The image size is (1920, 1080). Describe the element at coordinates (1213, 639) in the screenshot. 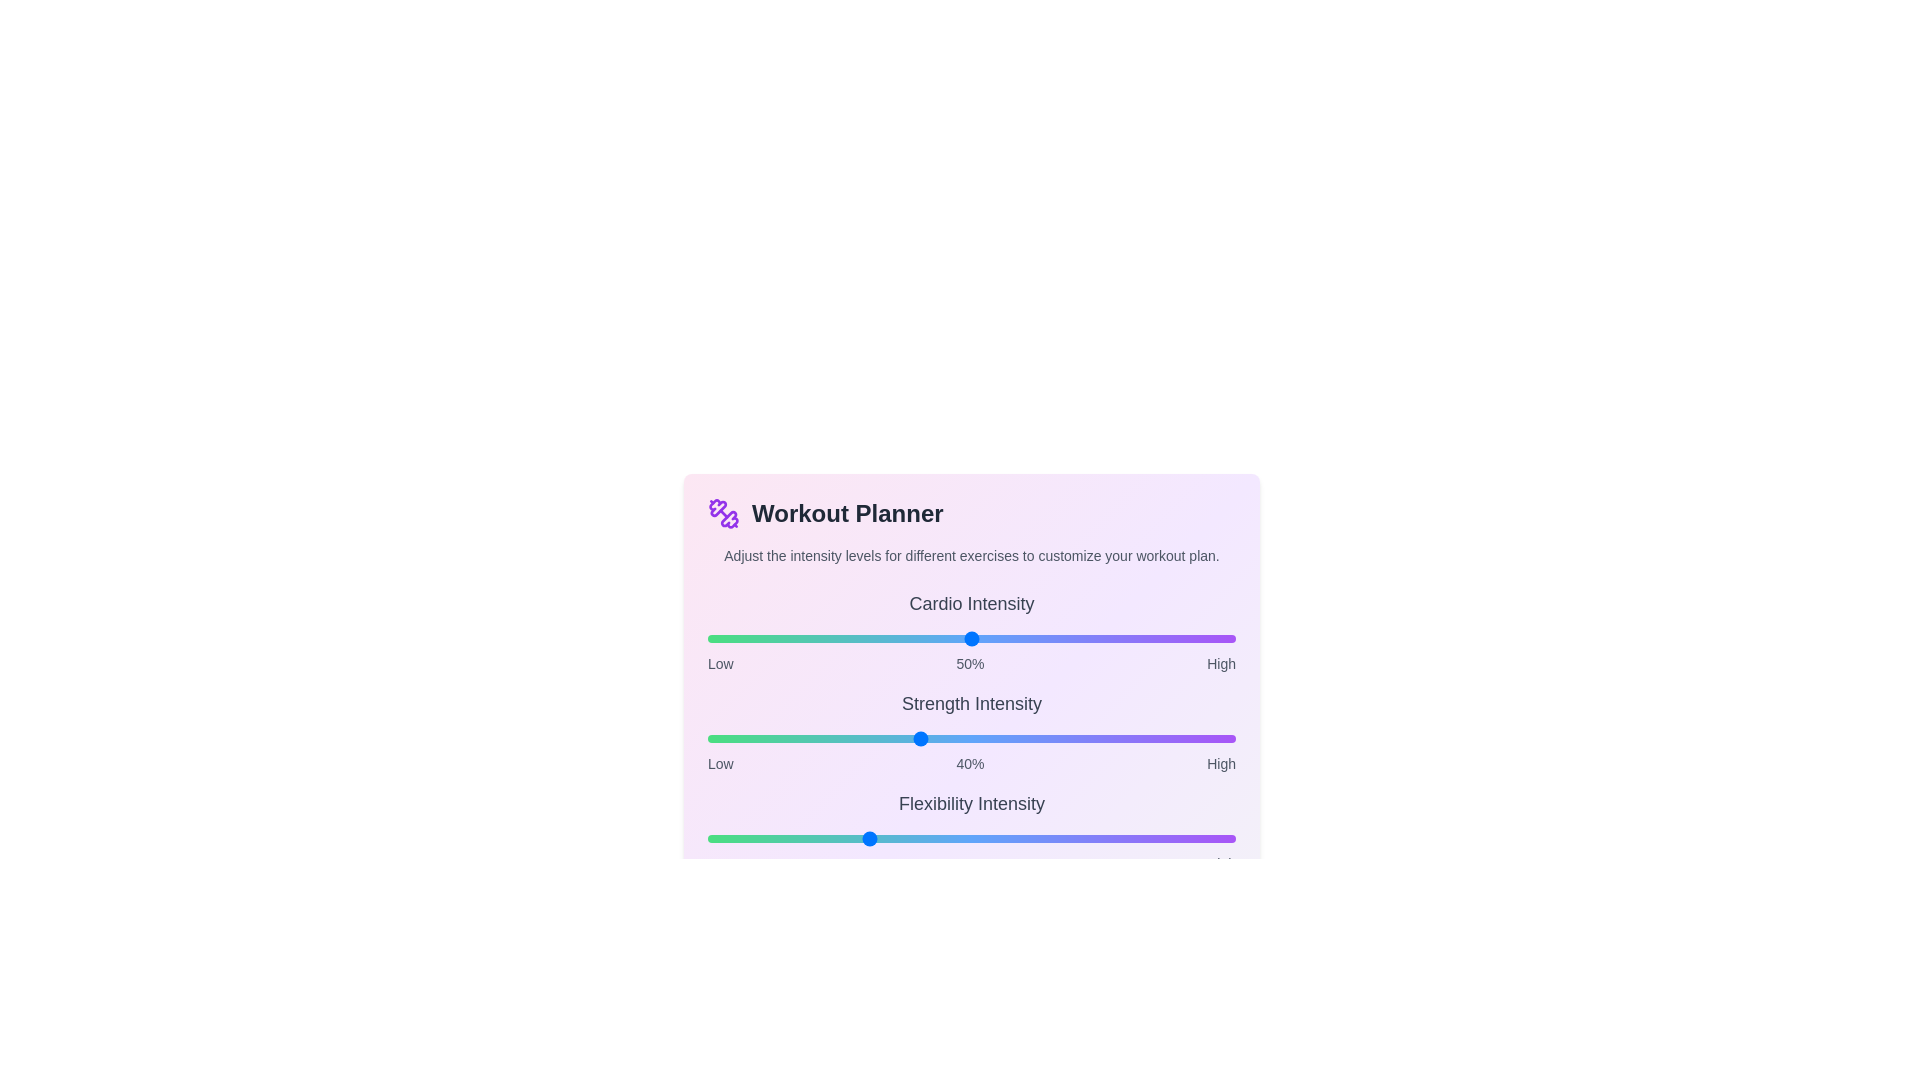

I see `the intensity of the 0 slider to 96%` at that location.